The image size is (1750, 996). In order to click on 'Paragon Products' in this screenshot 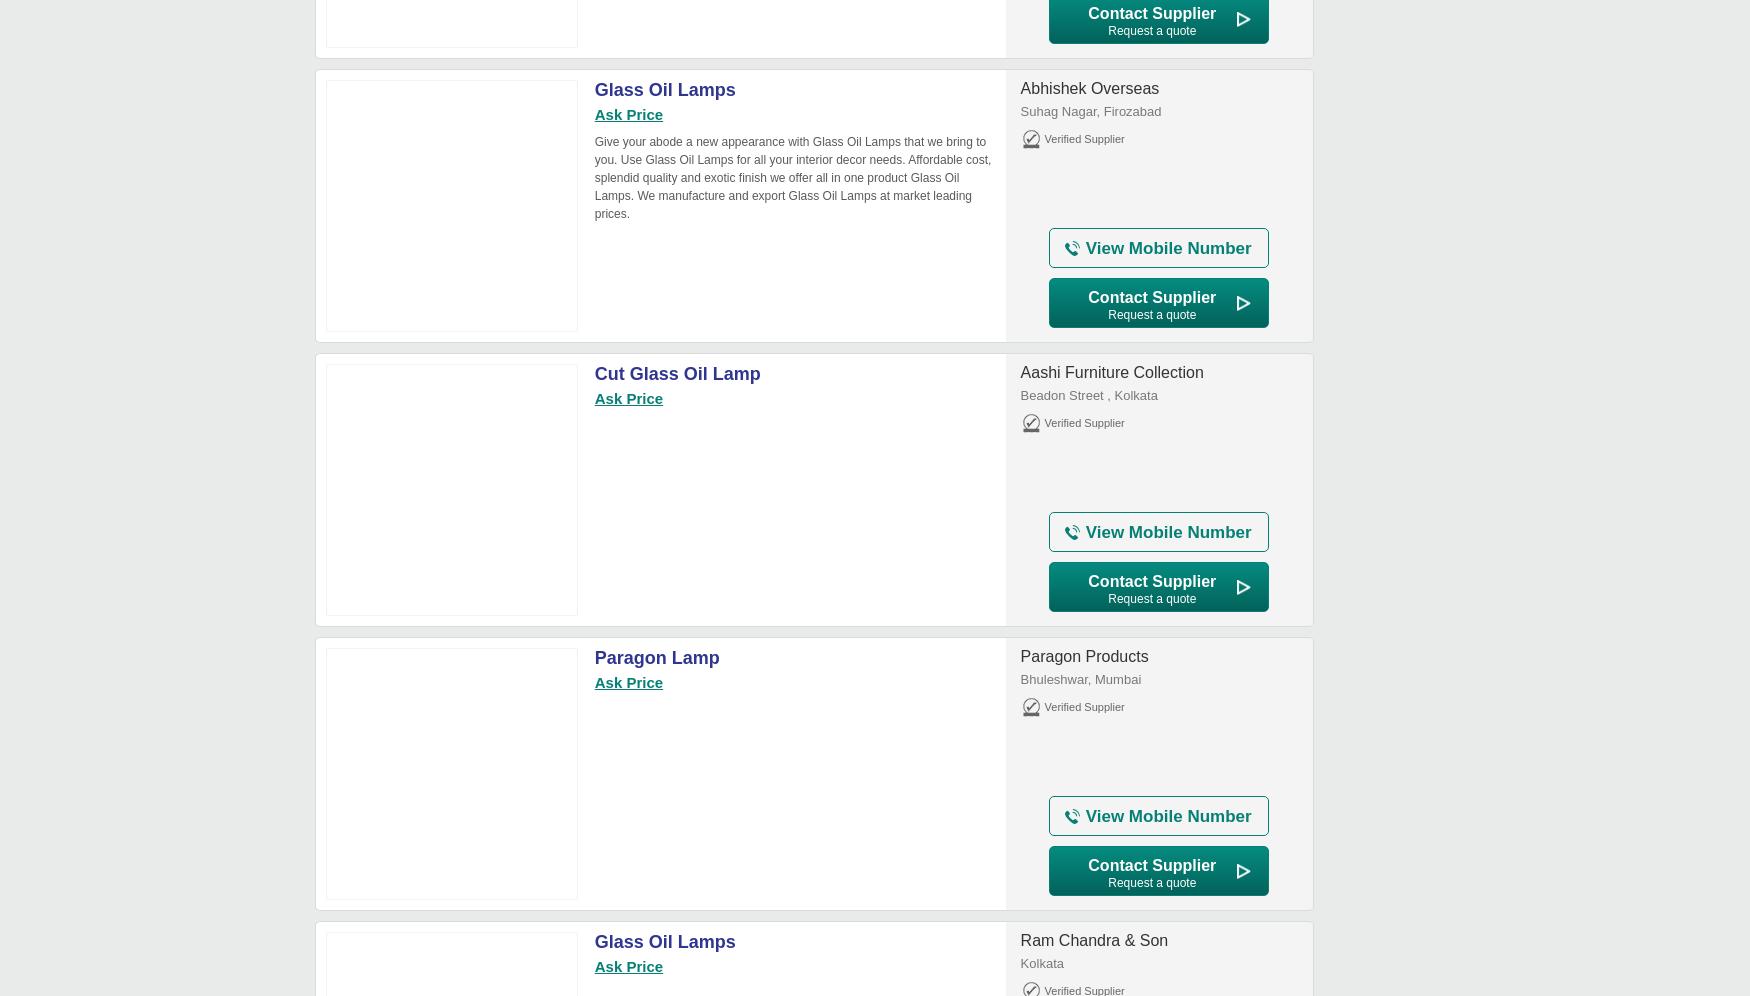, I will do `click(1019, 655)`.